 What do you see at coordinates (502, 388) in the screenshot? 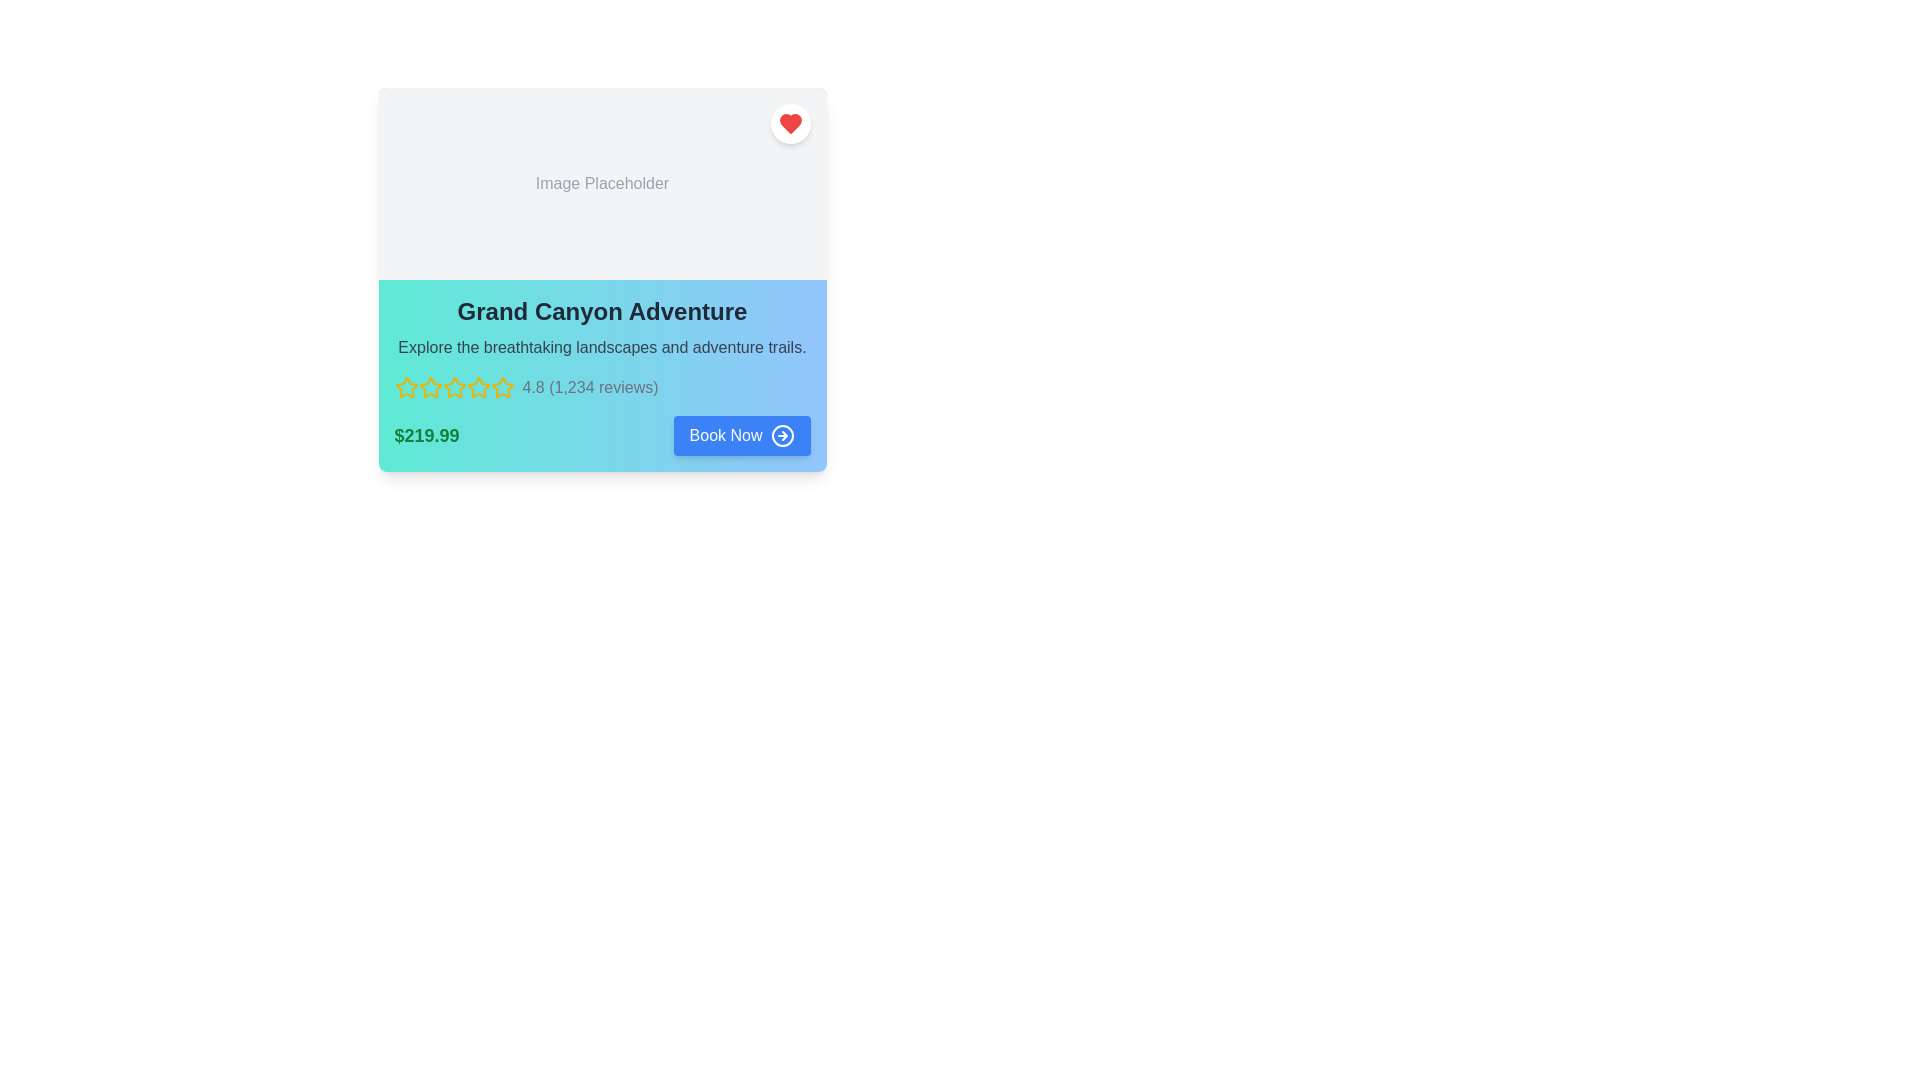
I see `the last yellow outlined star in the rating section beneath '4.8 (1,234 reviews)'` at bounding box center [502, 388].